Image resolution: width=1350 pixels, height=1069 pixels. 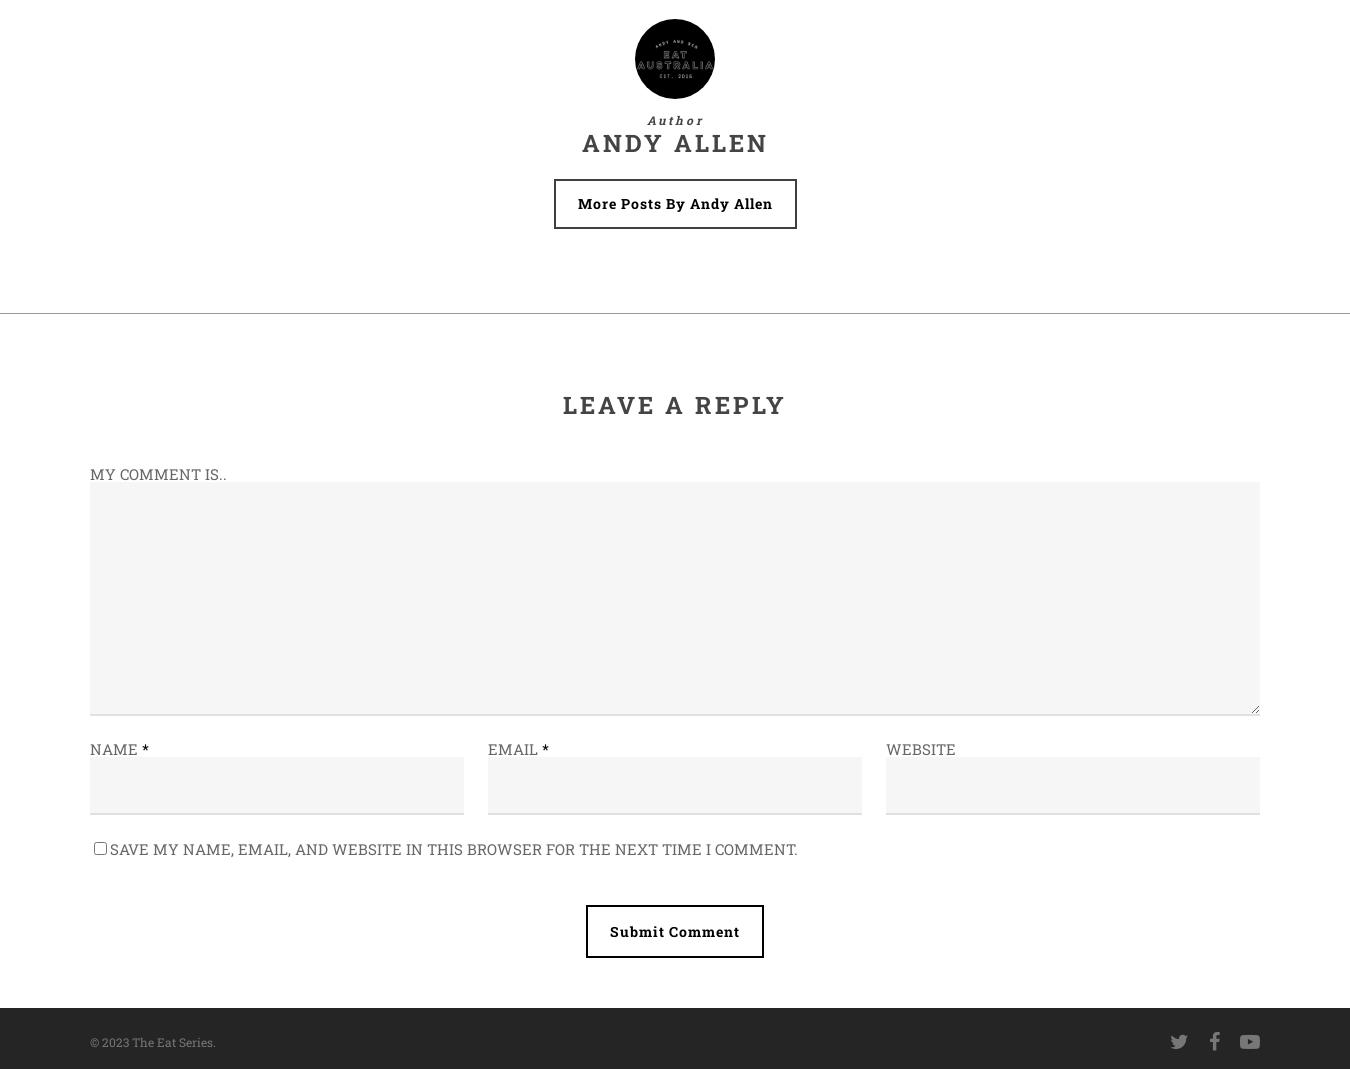 What do you see at coordinates (645, 120) in the screenshot?
I see `'Author'` at bounding box center [645, 120].